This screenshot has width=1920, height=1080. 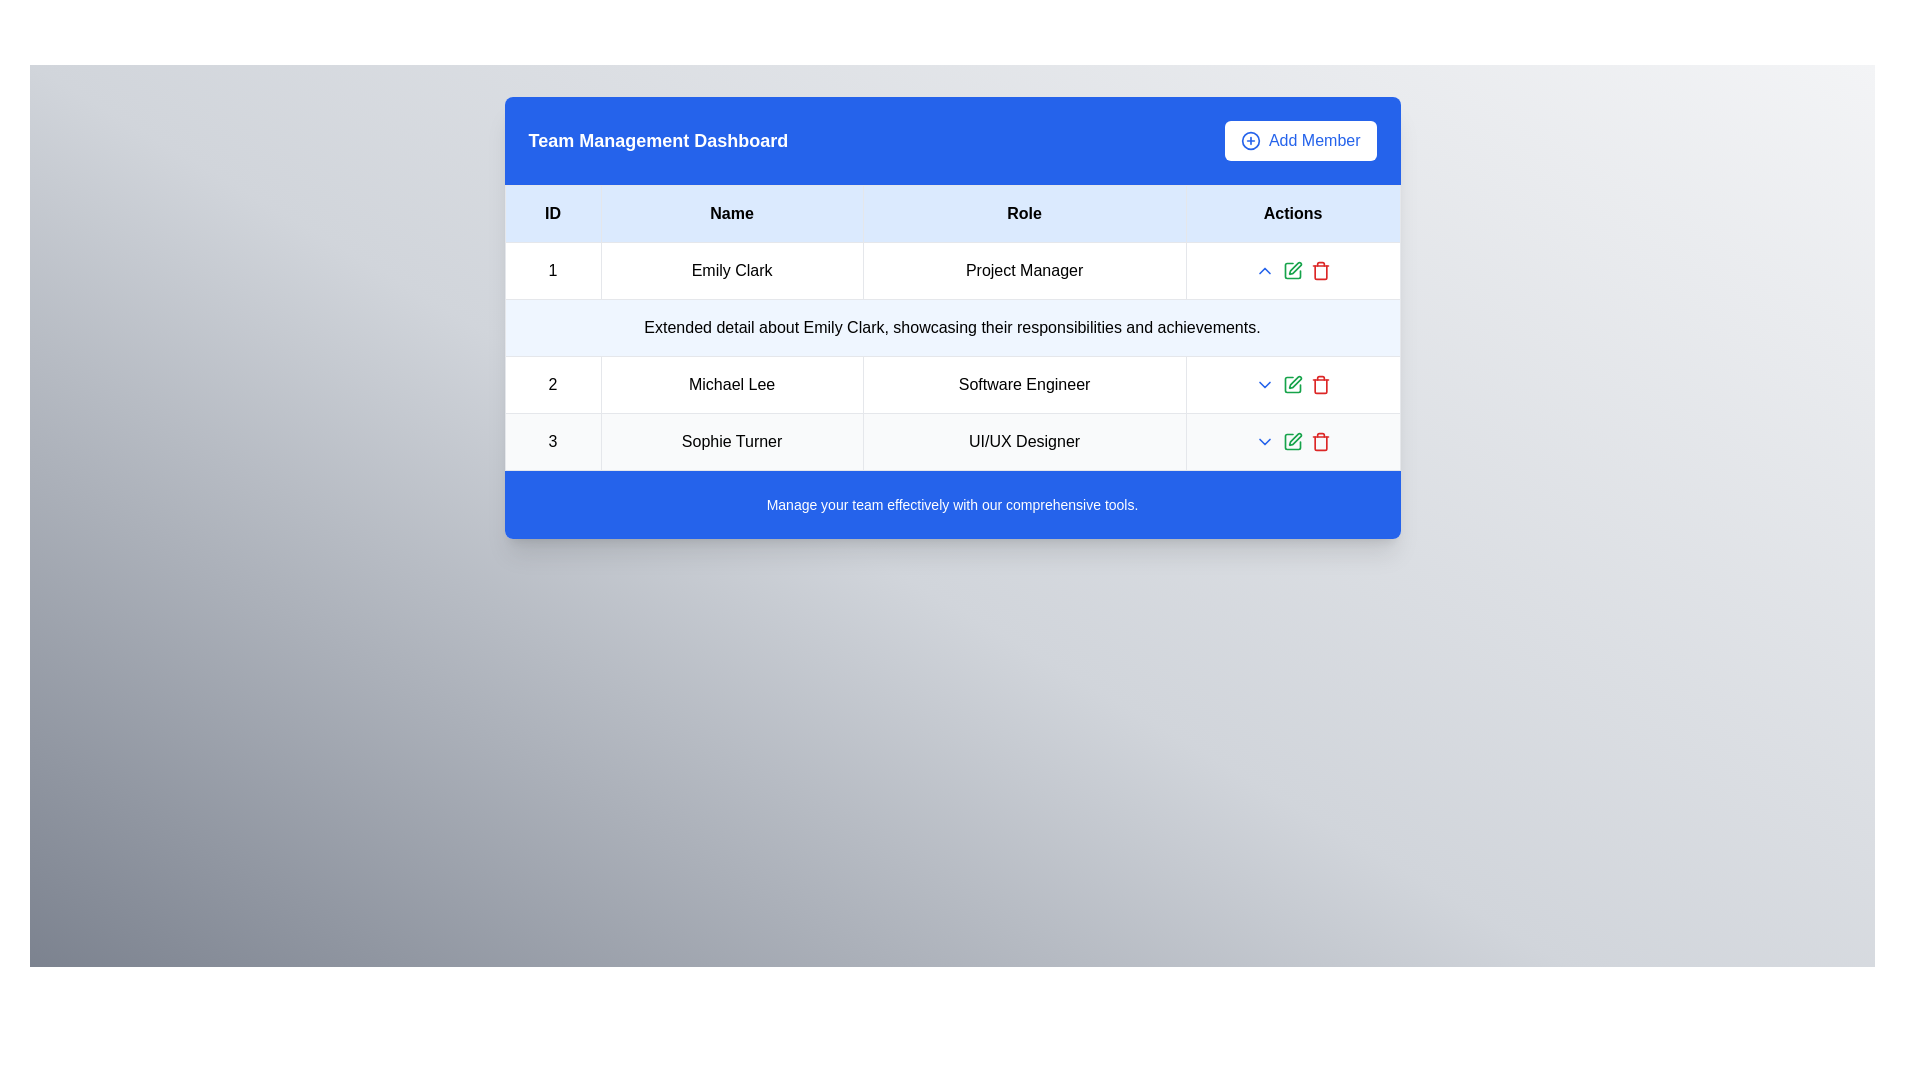 What do you see at coordinates (1293, 441) in the screenshot?
I see `the appearance of the pen icon located in the third row of the 'Actions' column in the user management dashboard` at bounding box center [1293, 441].